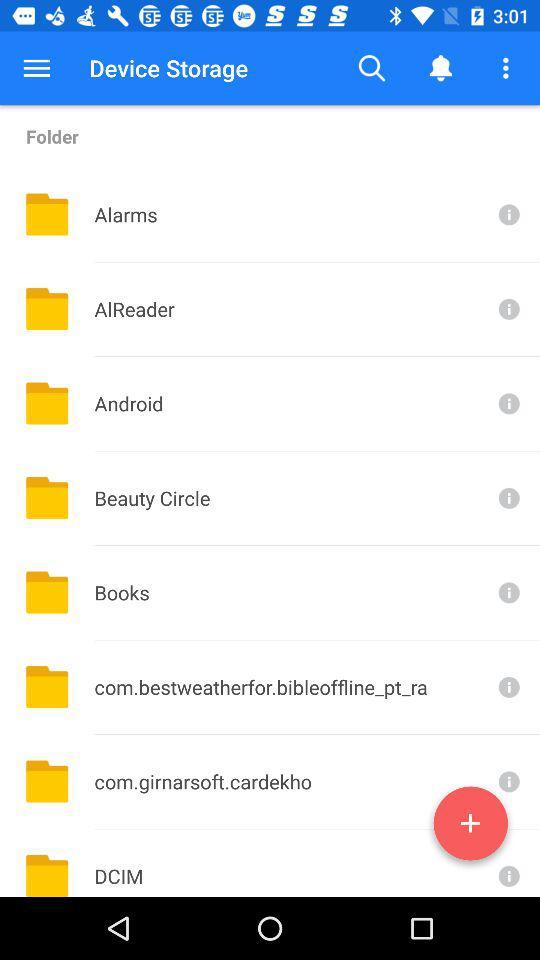 This screenshot has width=540, height=960. I want to click on more info, so click(507, 214).